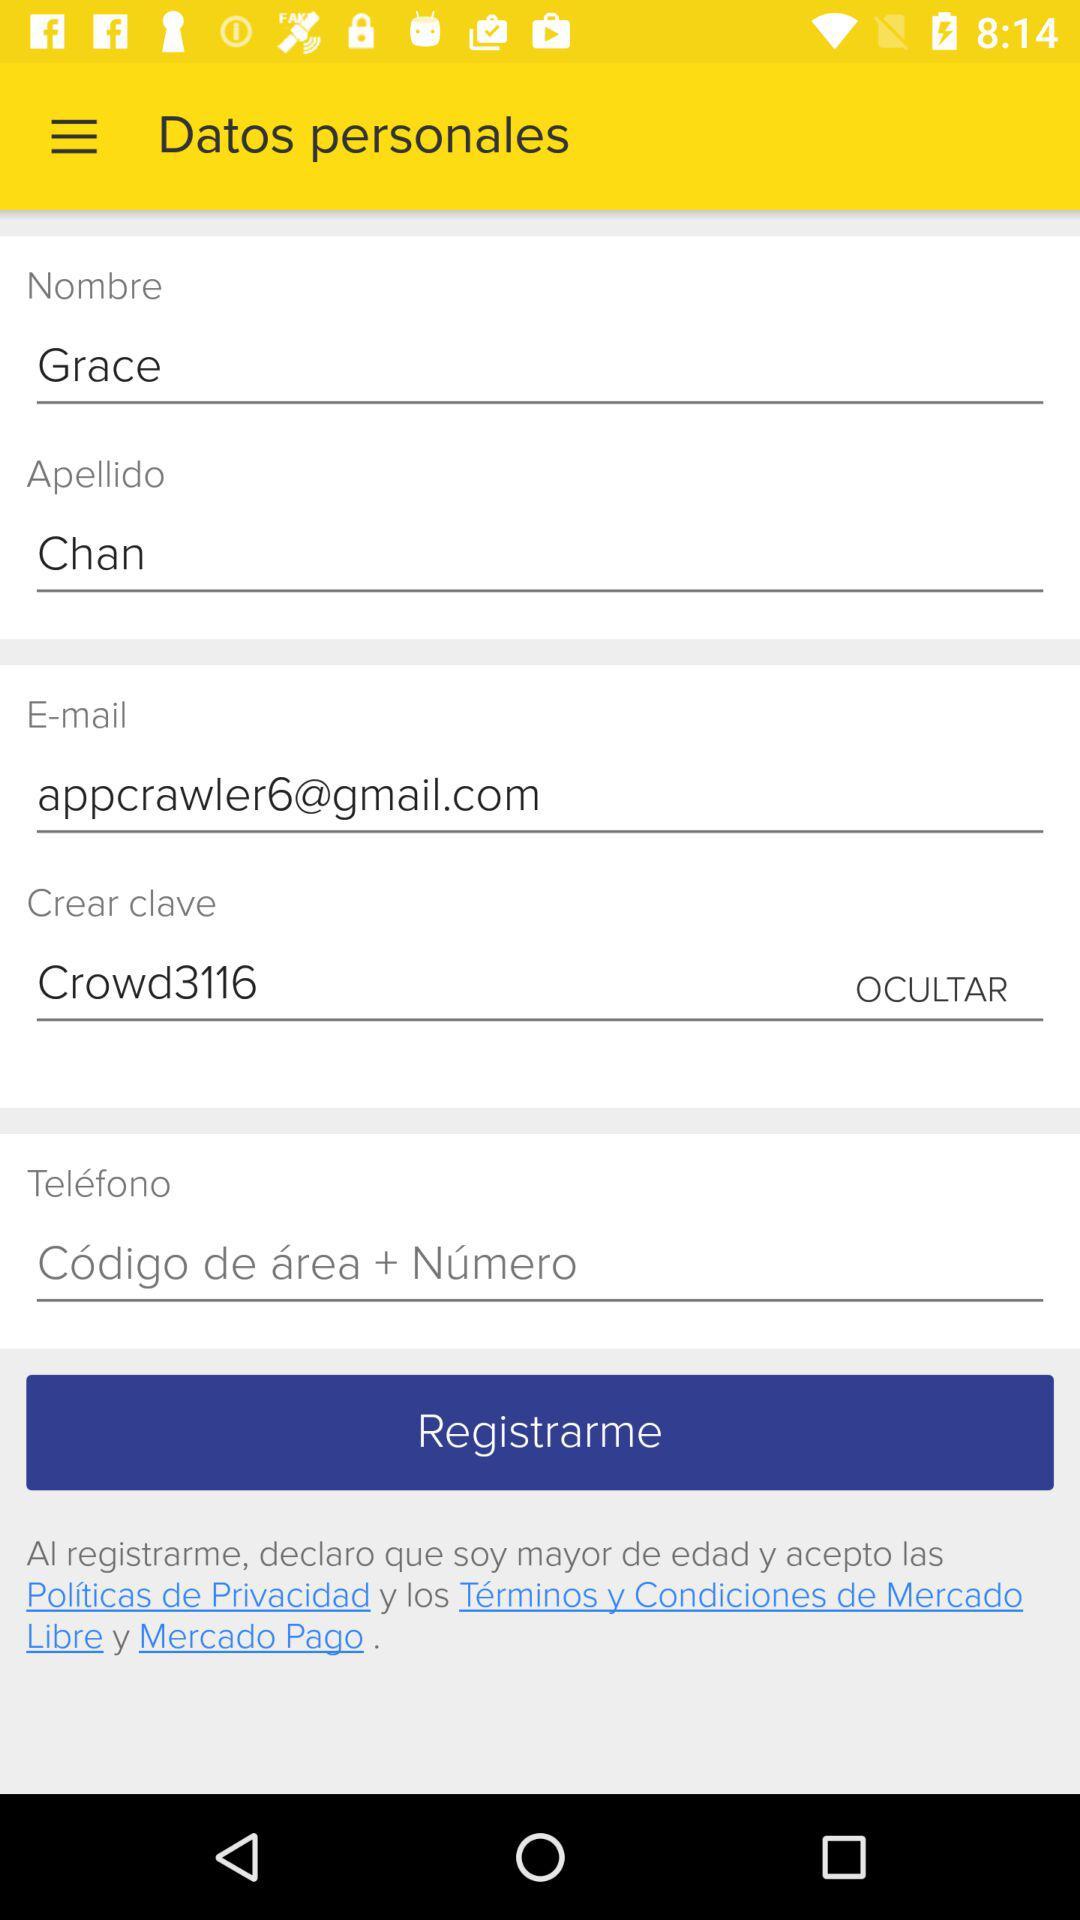 This screenshot has width=1080, height=1920. What do you see at coordinates (540, 1264) in the screenshot?
I see `phone number` at bounding box center [540, 1264].